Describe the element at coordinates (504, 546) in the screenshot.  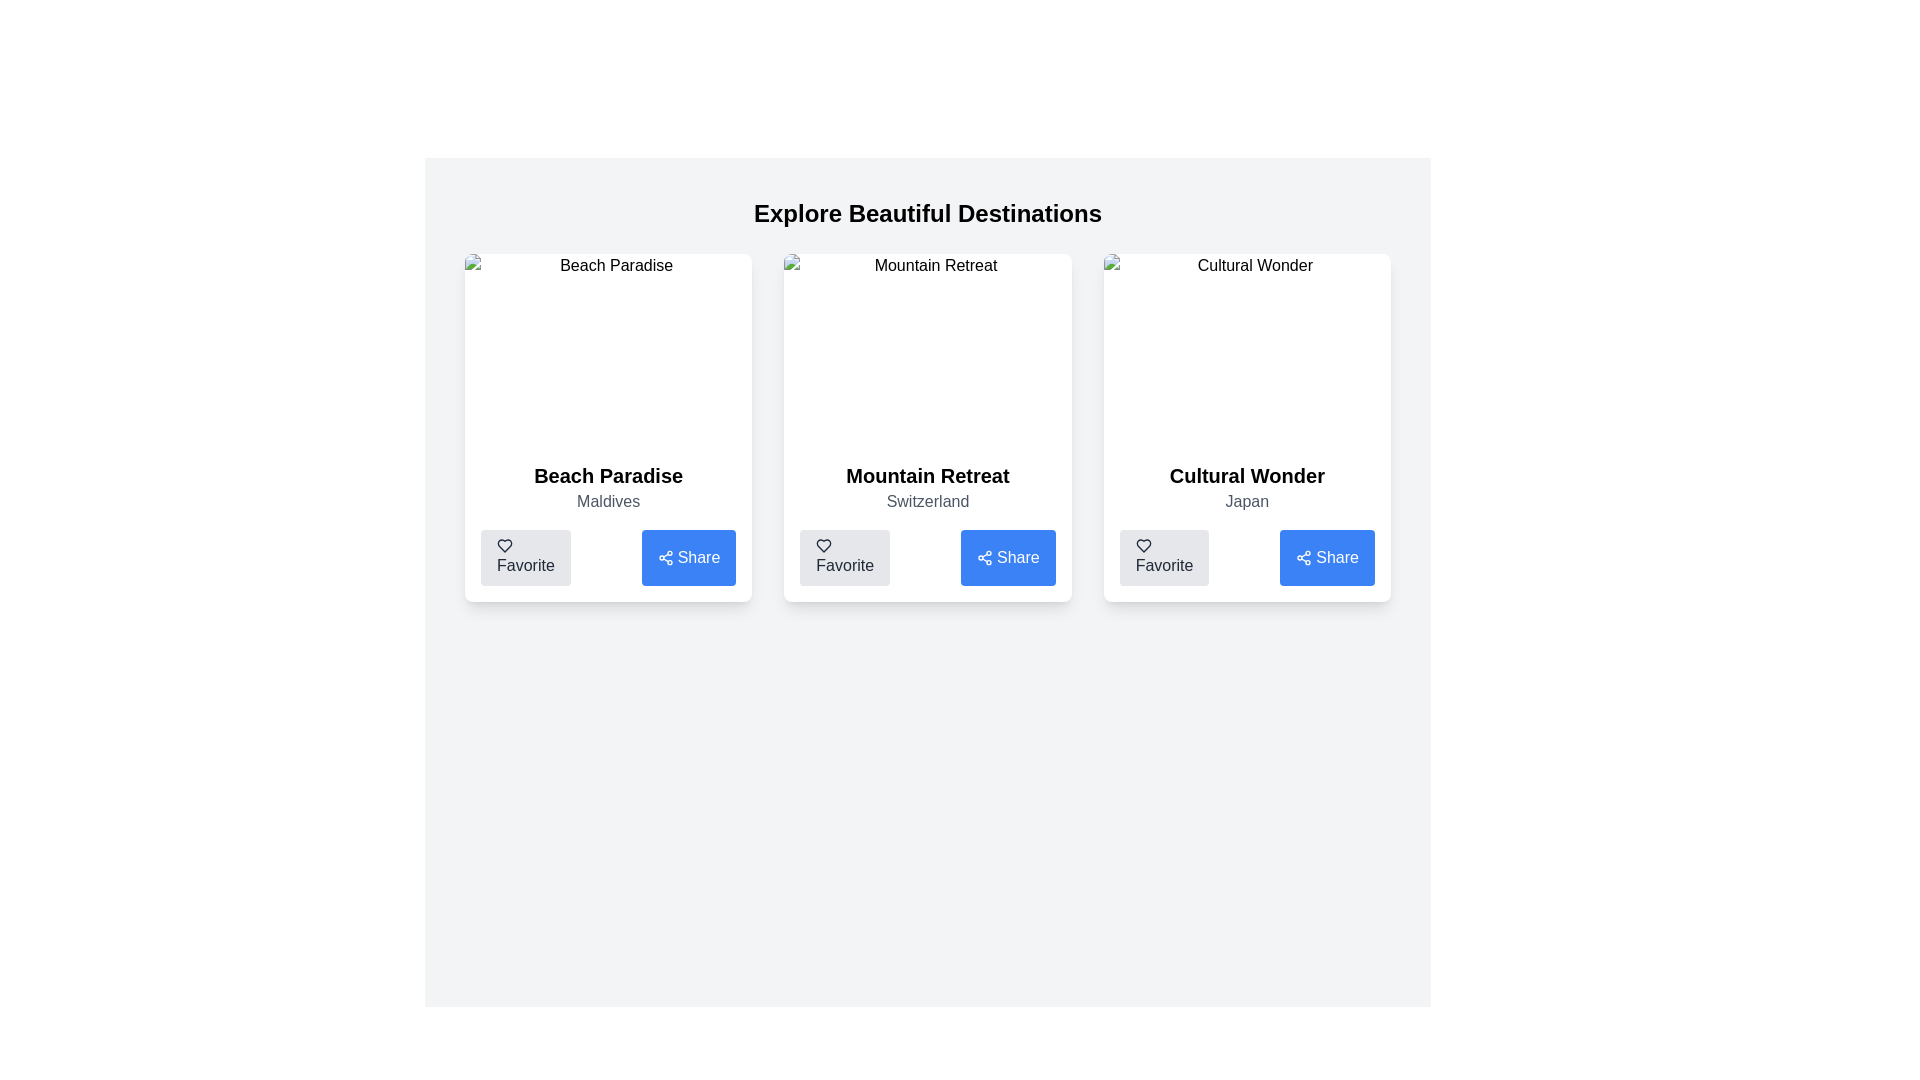
I see `the 'favorite' or 'like' icon located in the bottom-left corner of the first card above the text 'Favorite'` at that location.